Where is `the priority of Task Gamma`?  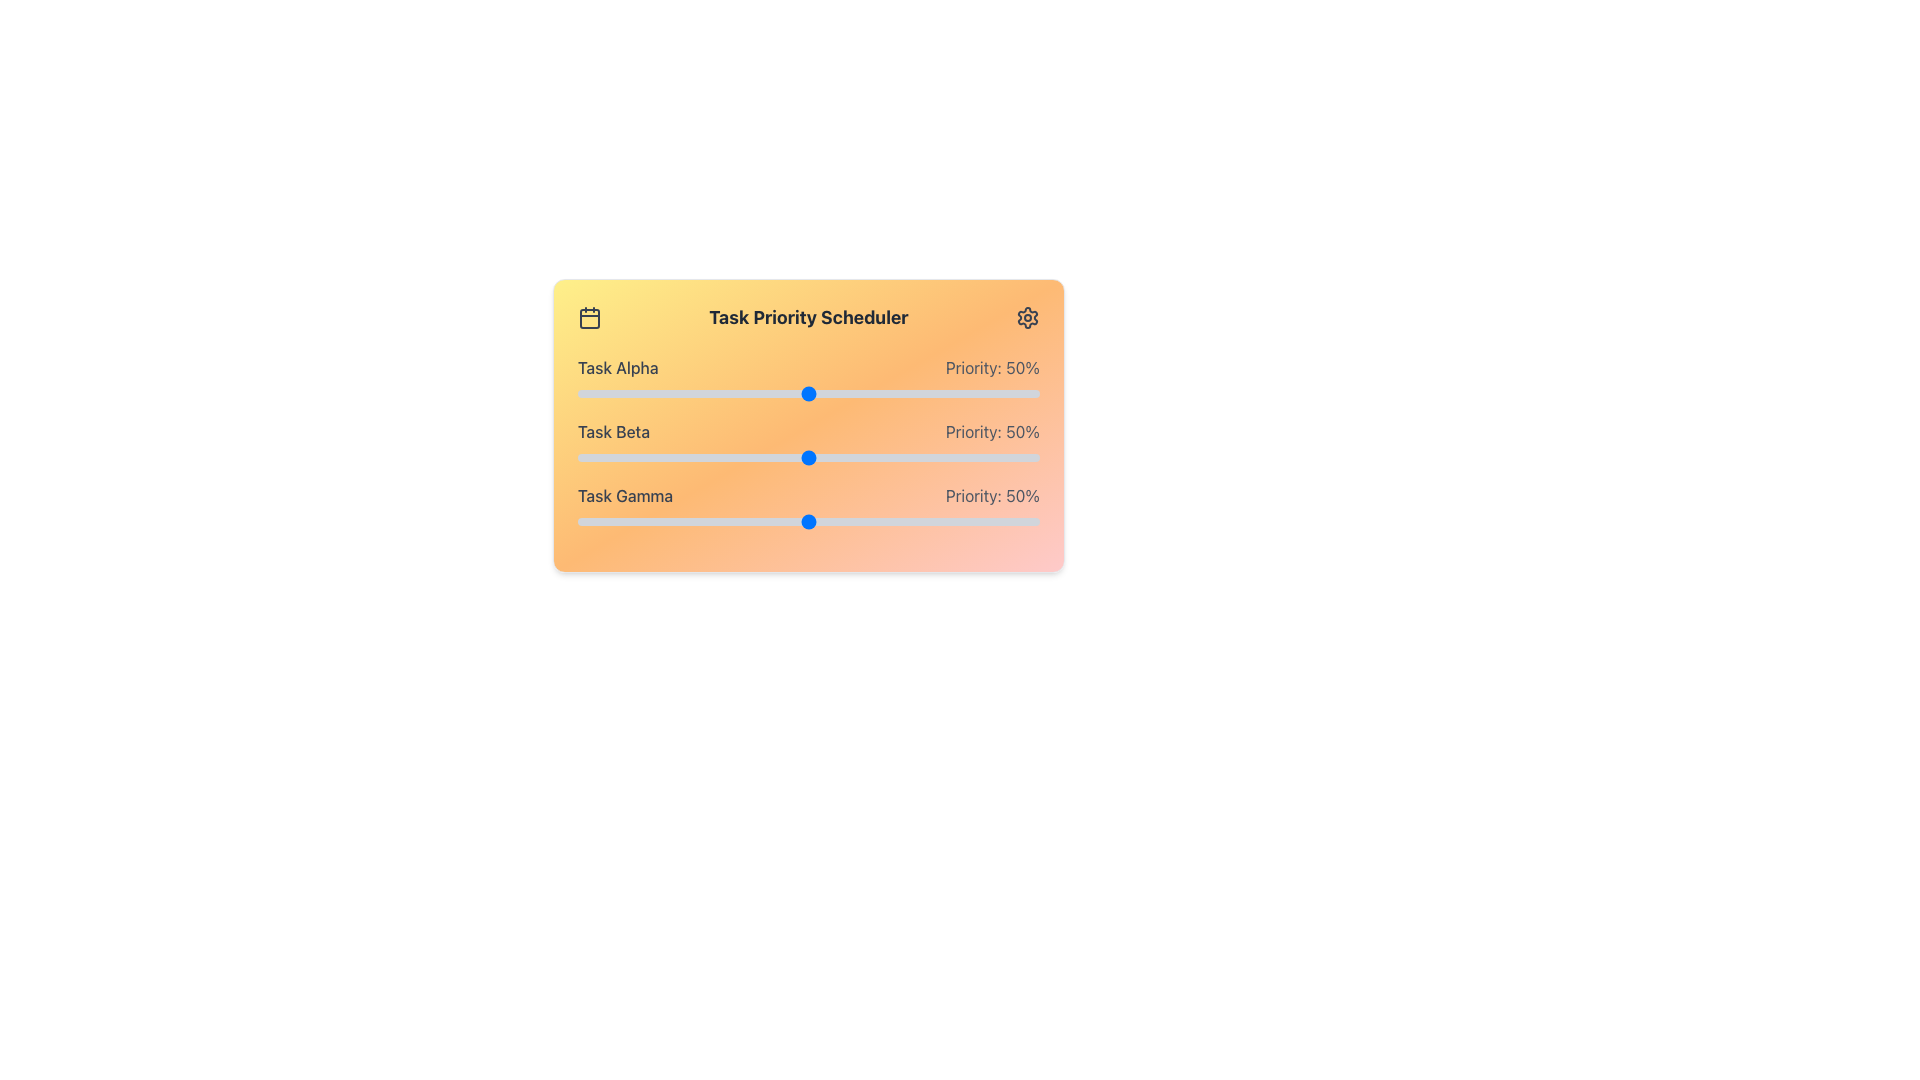
the priority of Task Gamma is located at coordinates (895, 520).